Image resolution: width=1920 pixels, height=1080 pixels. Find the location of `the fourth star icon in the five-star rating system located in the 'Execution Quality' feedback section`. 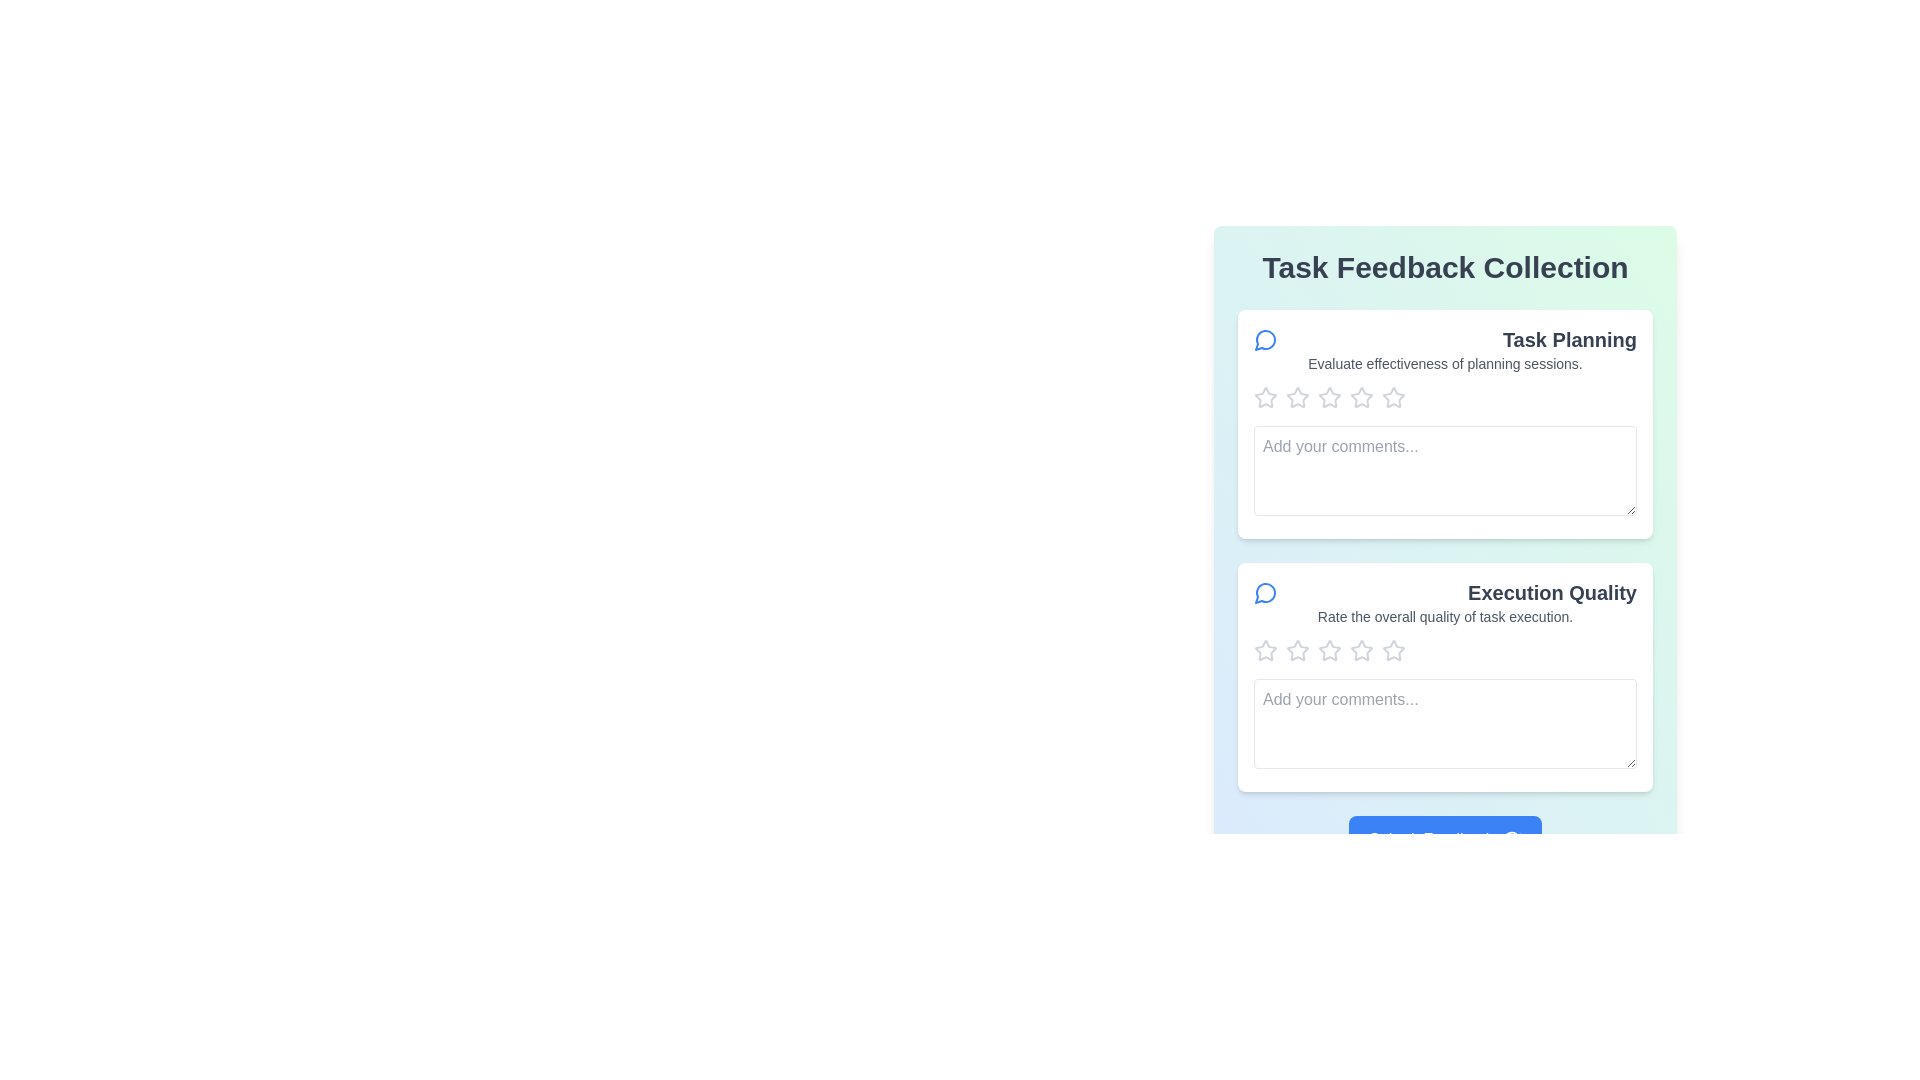

the fourth star icon in the five-star rating system located in the 'Execution Quality' feedback section is located at coordinates (1361, 650).